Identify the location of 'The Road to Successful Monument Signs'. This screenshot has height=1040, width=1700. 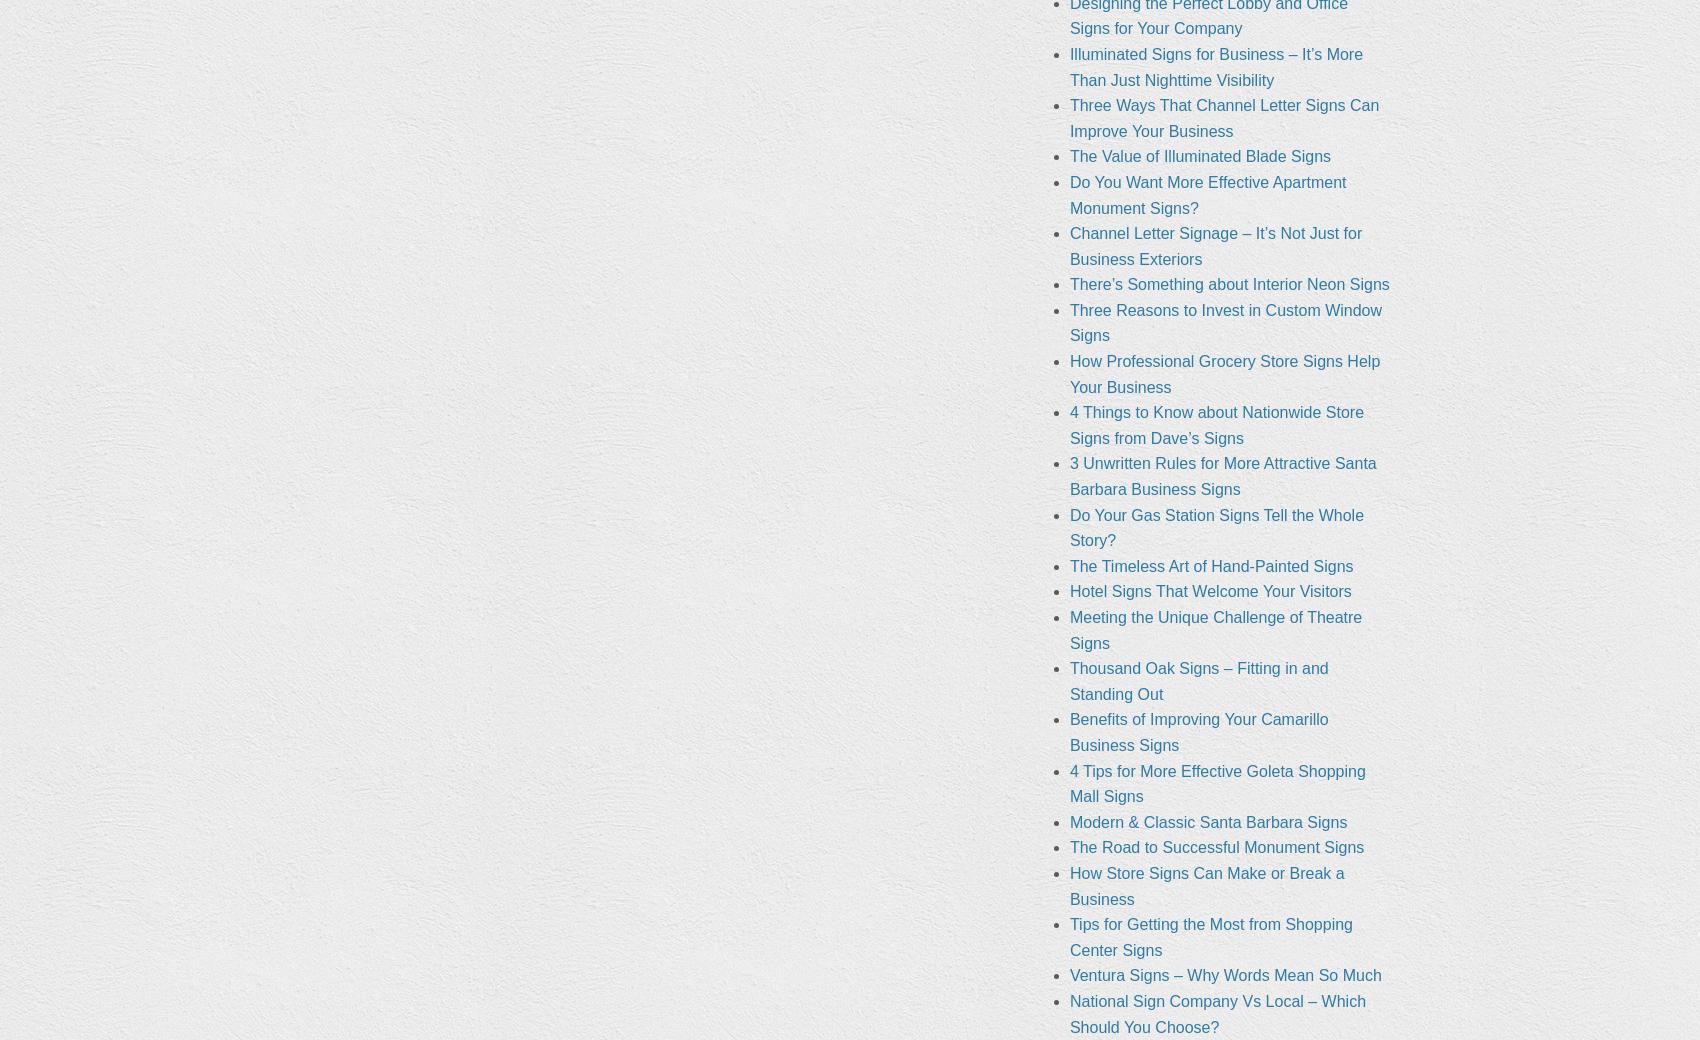
(1068, 846).